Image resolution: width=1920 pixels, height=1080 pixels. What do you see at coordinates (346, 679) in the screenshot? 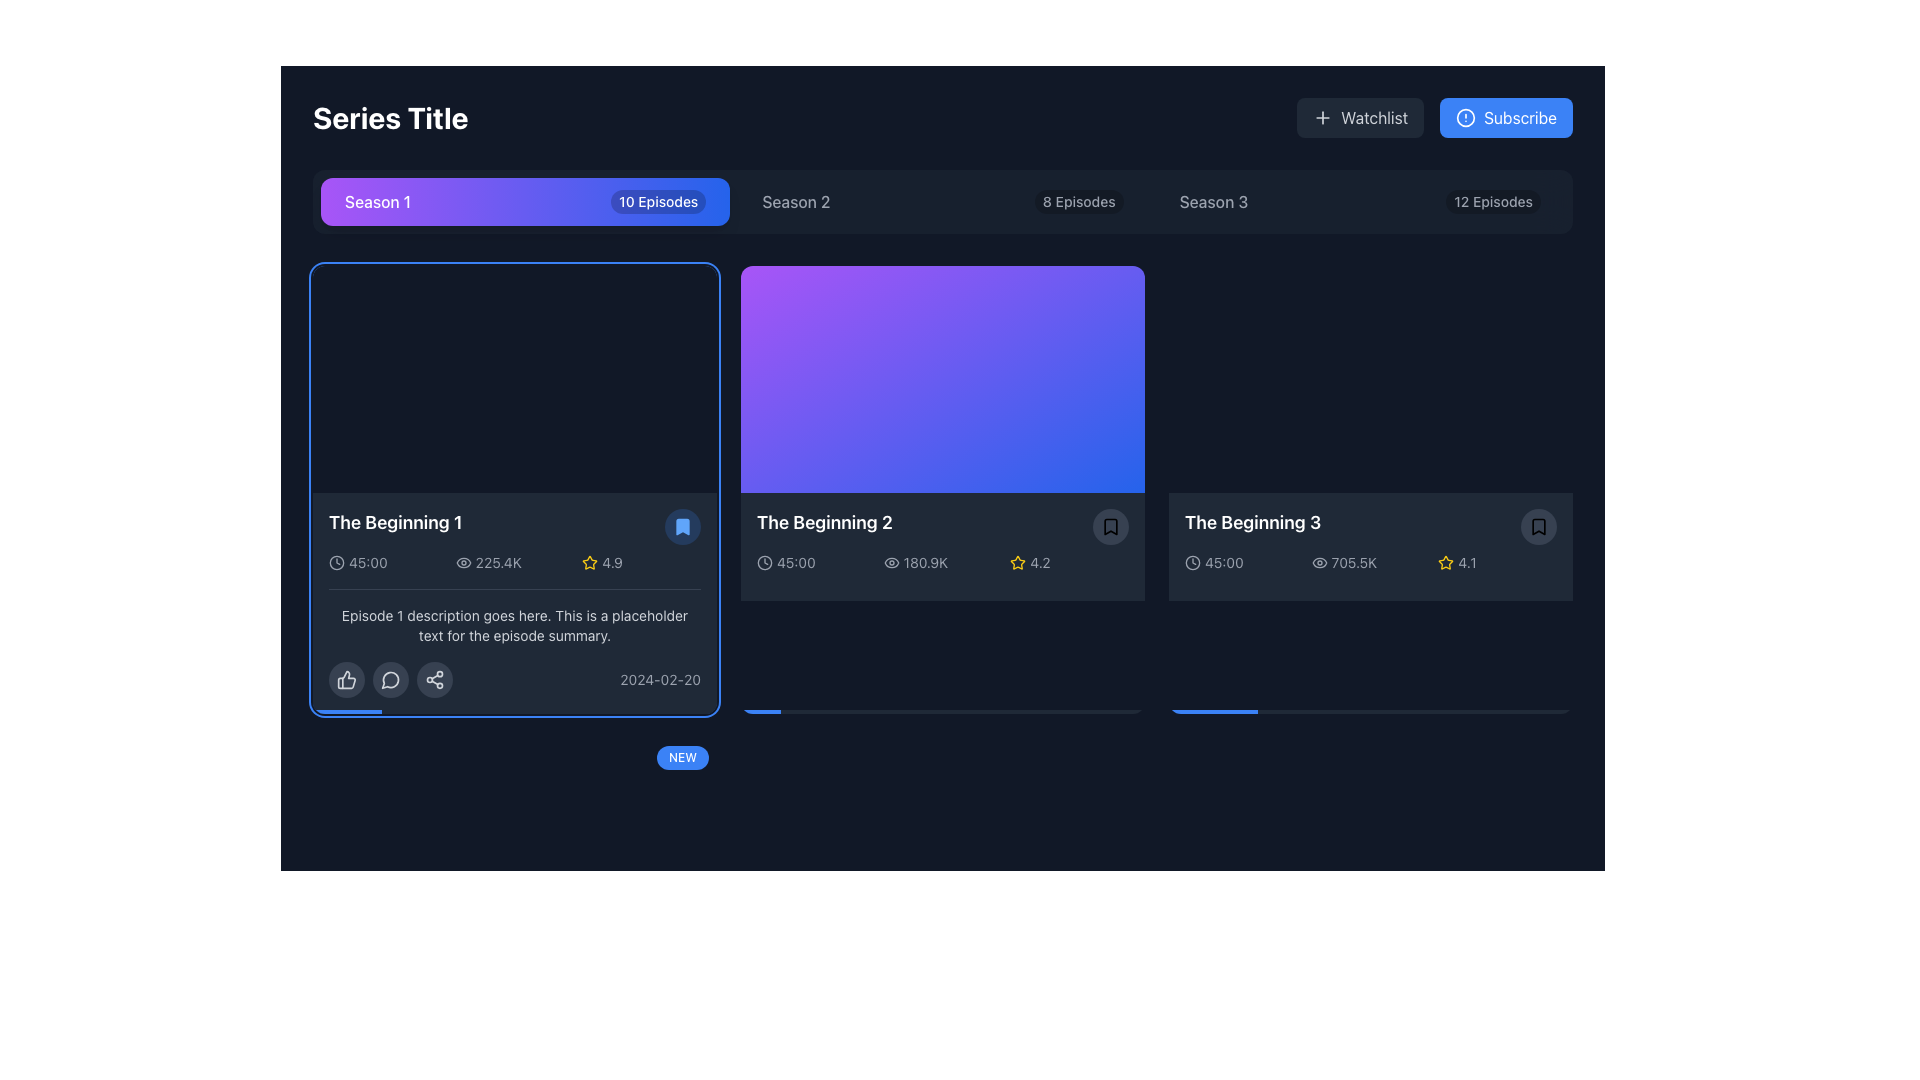
I see `the 'like' icon located at the bottom-right corner of the card for 'The Beginning 1' to express appreciation for the content` at bounding box center [346, 679].